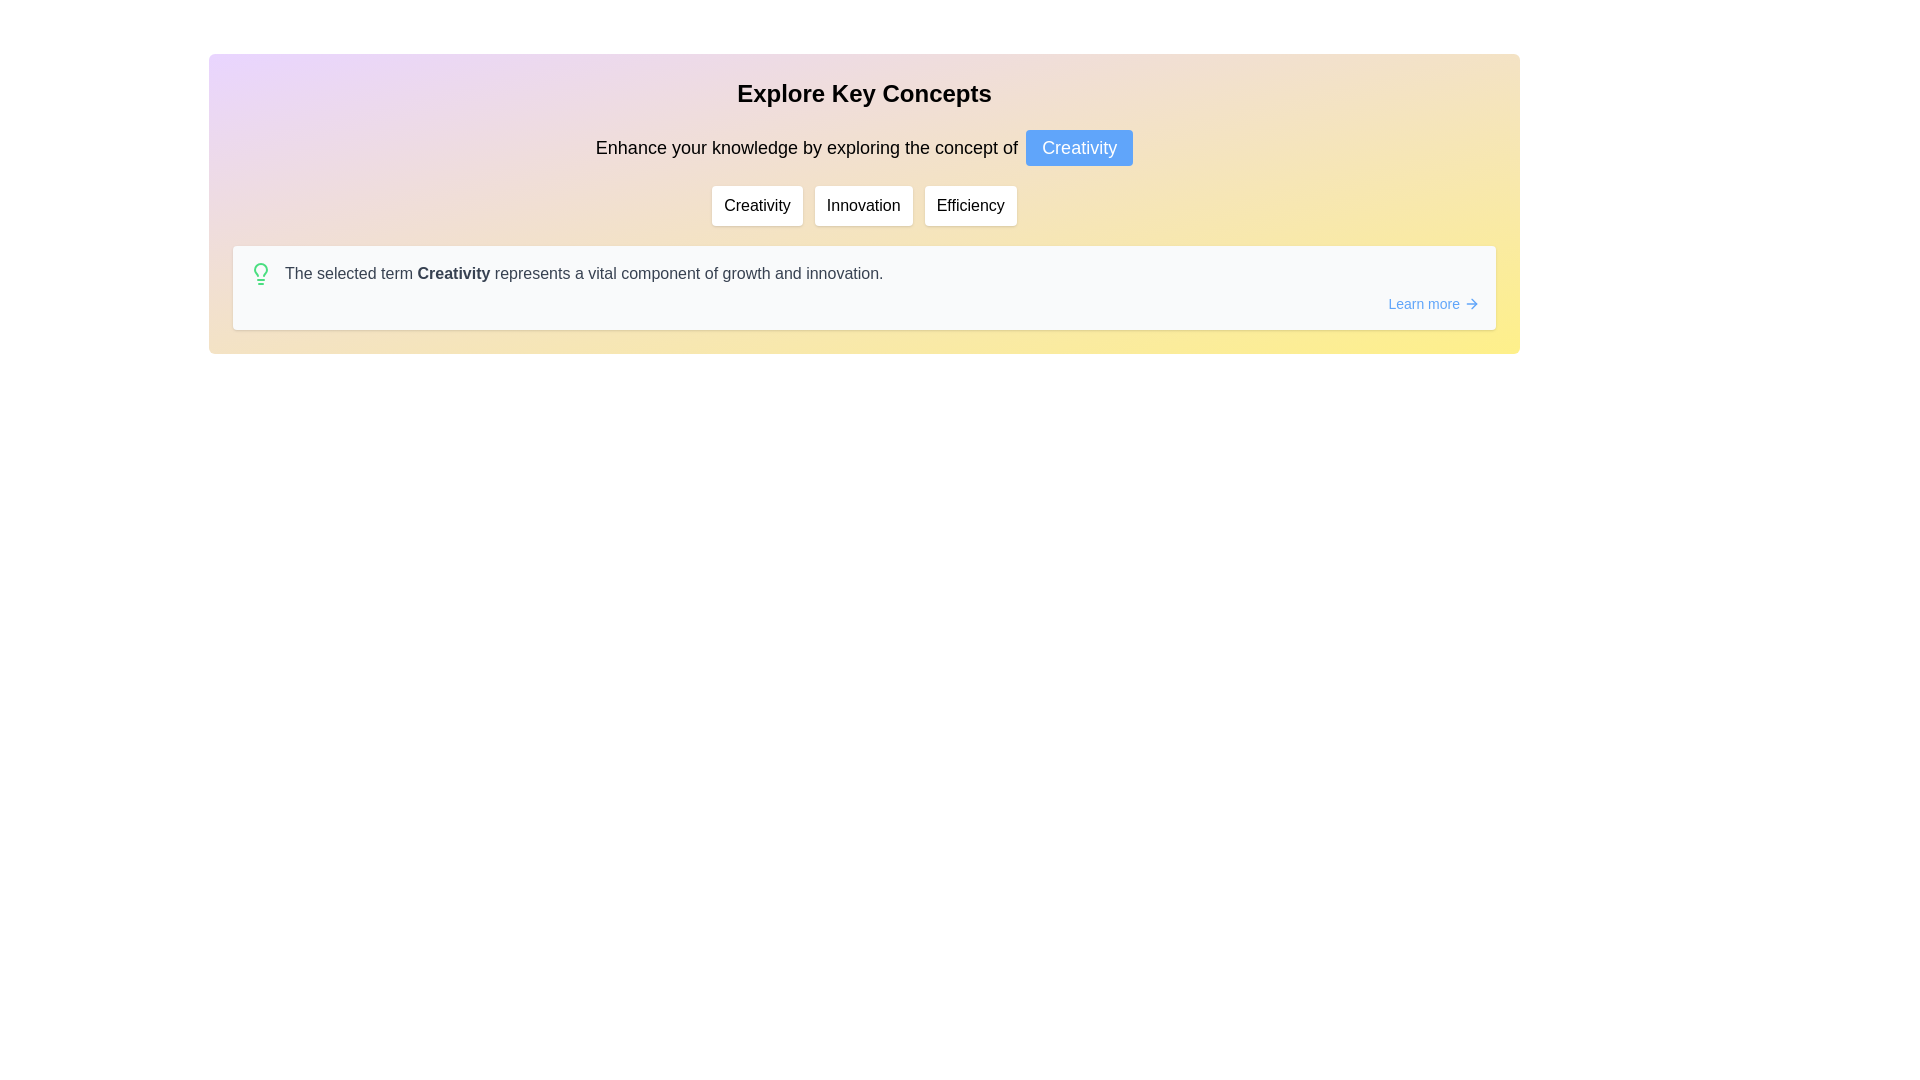  Describe the element at coordinates (756, 205) in the screenshot. I see `the leftmost navigational button for exploring creativity concepts, located below the 'Explore Key Concepts' header` at that location.